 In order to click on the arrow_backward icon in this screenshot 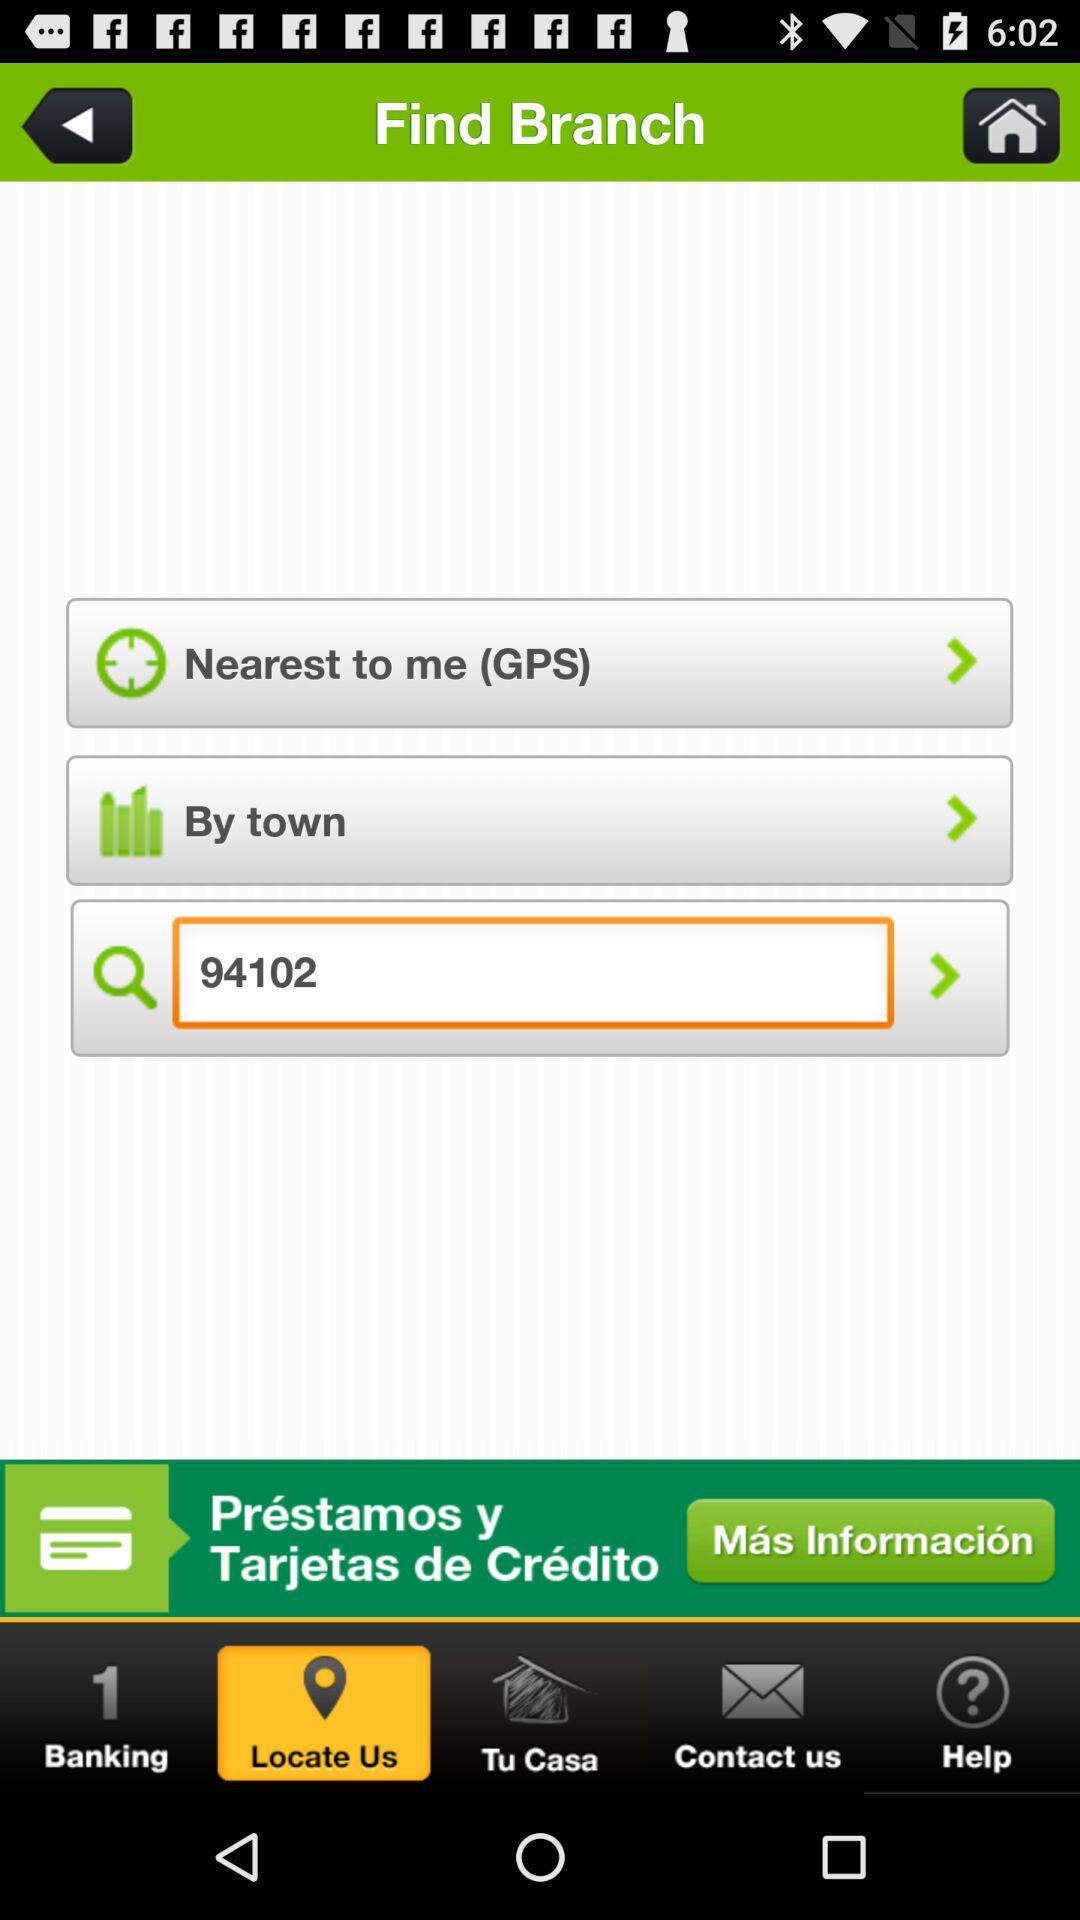, I will do `click(80, 129)`.